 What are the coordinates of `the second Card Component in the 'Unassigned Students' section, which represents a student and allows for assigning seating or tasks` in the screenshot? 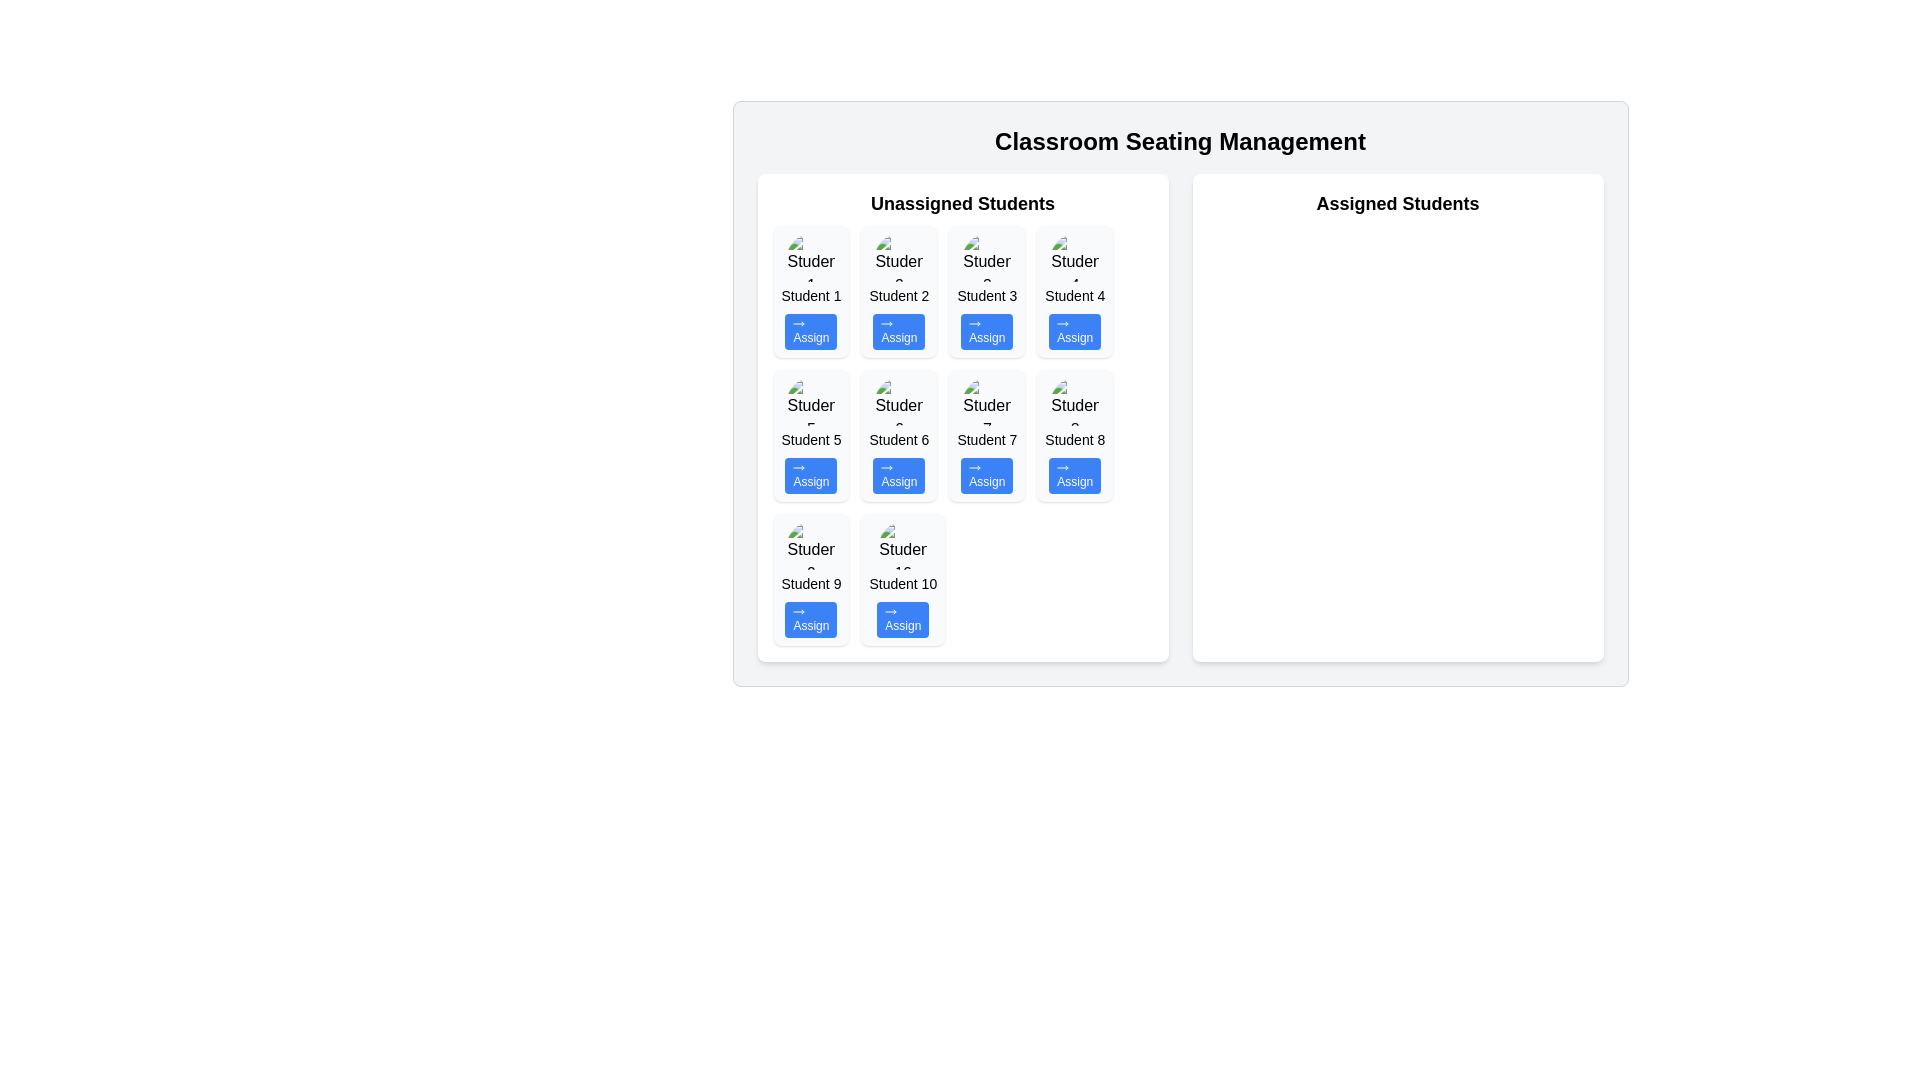 It's located at (898, 292).